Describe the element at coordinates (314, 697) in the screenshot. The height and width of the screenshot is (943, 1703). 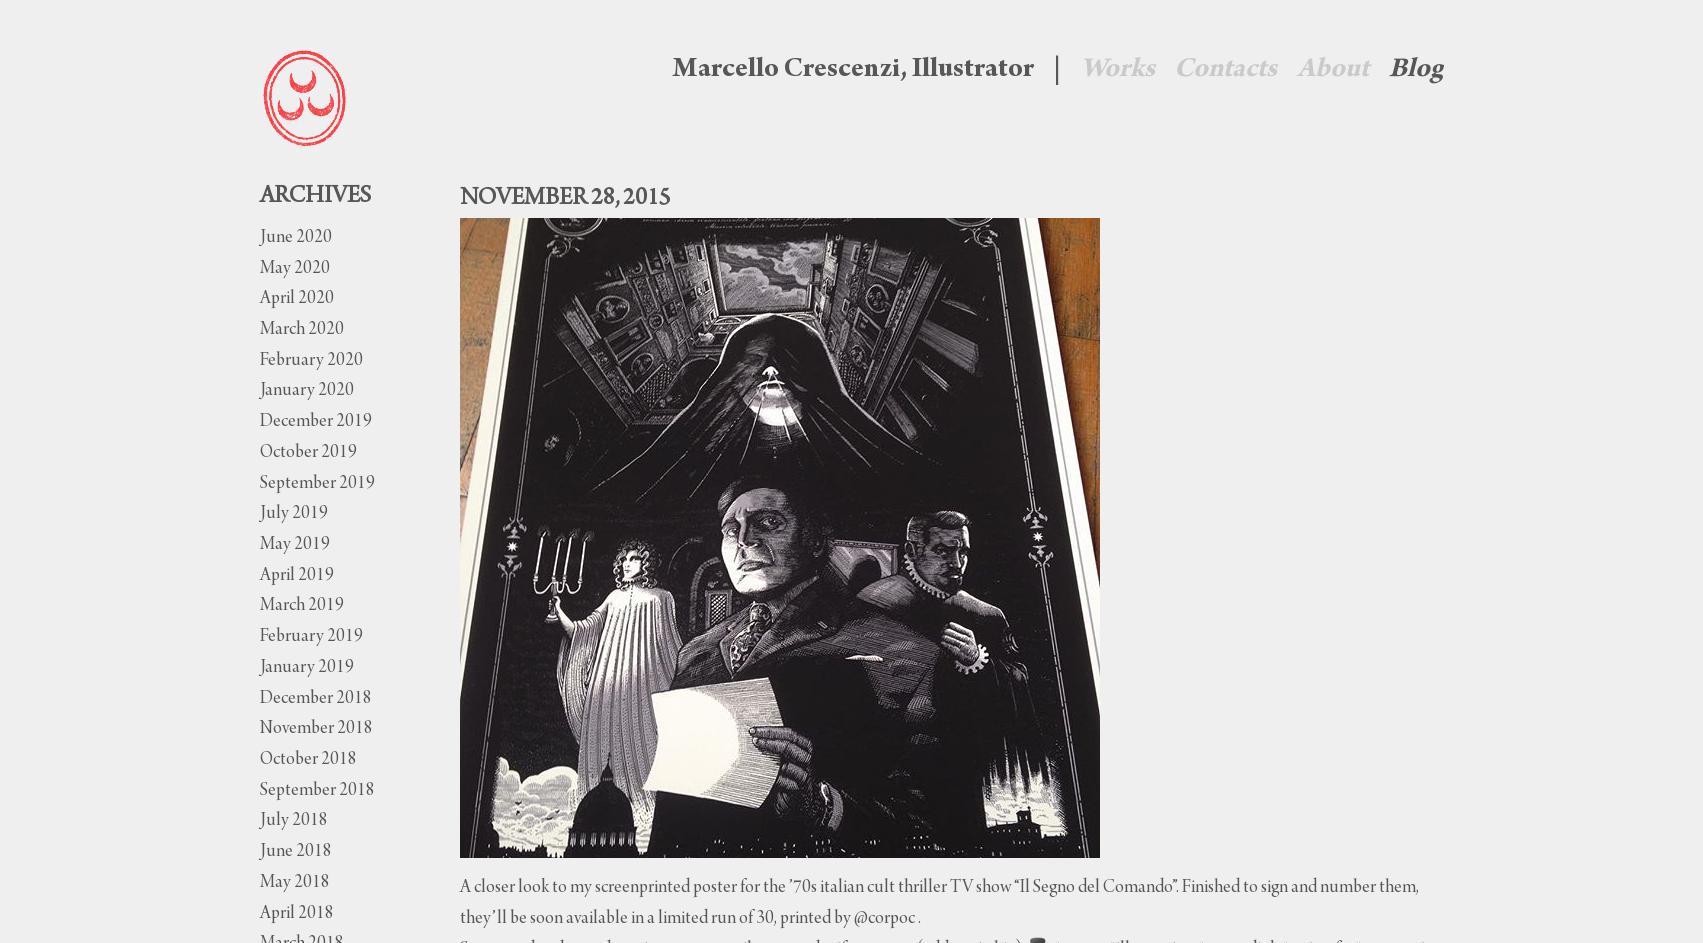
I see `'December 2018'` at that location.